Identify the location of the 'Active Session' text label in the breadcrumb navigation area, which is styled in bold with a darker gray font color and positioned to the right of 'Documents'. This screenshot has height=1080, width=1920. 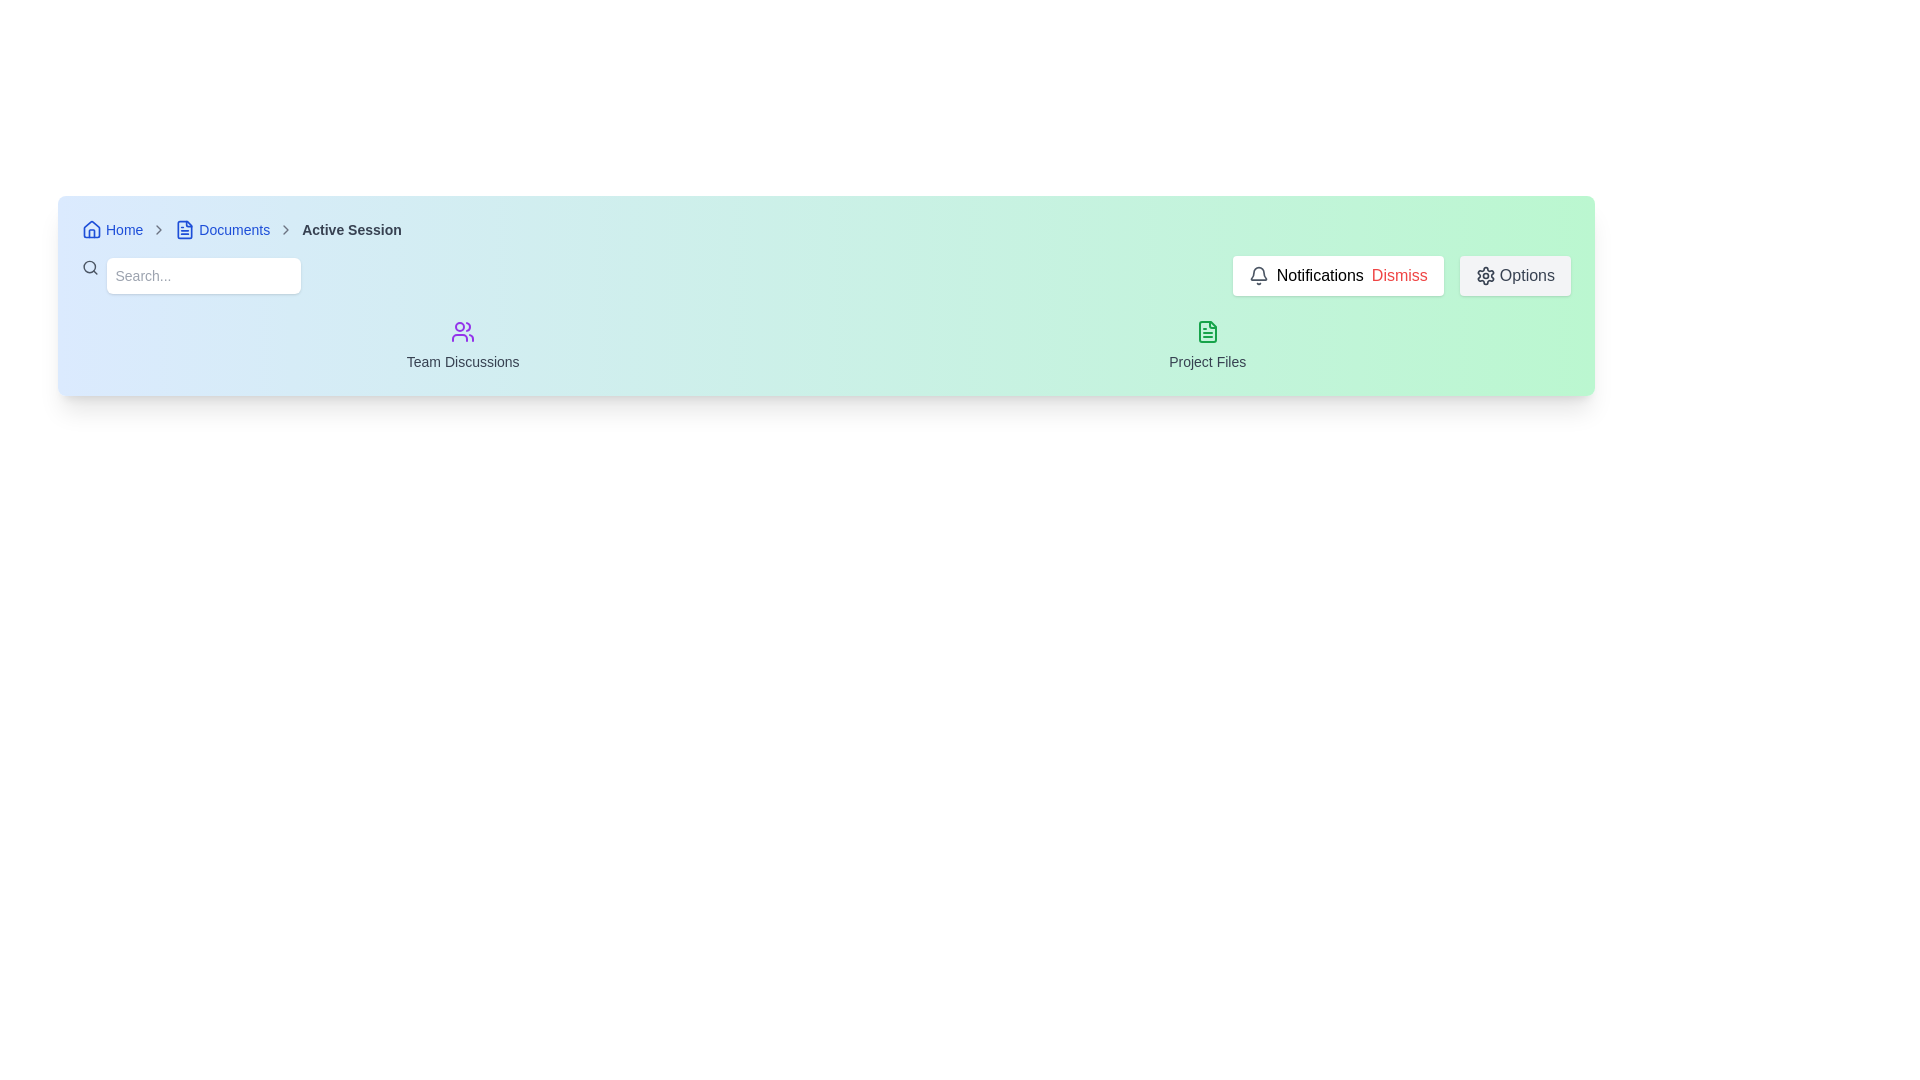
(351, 229).